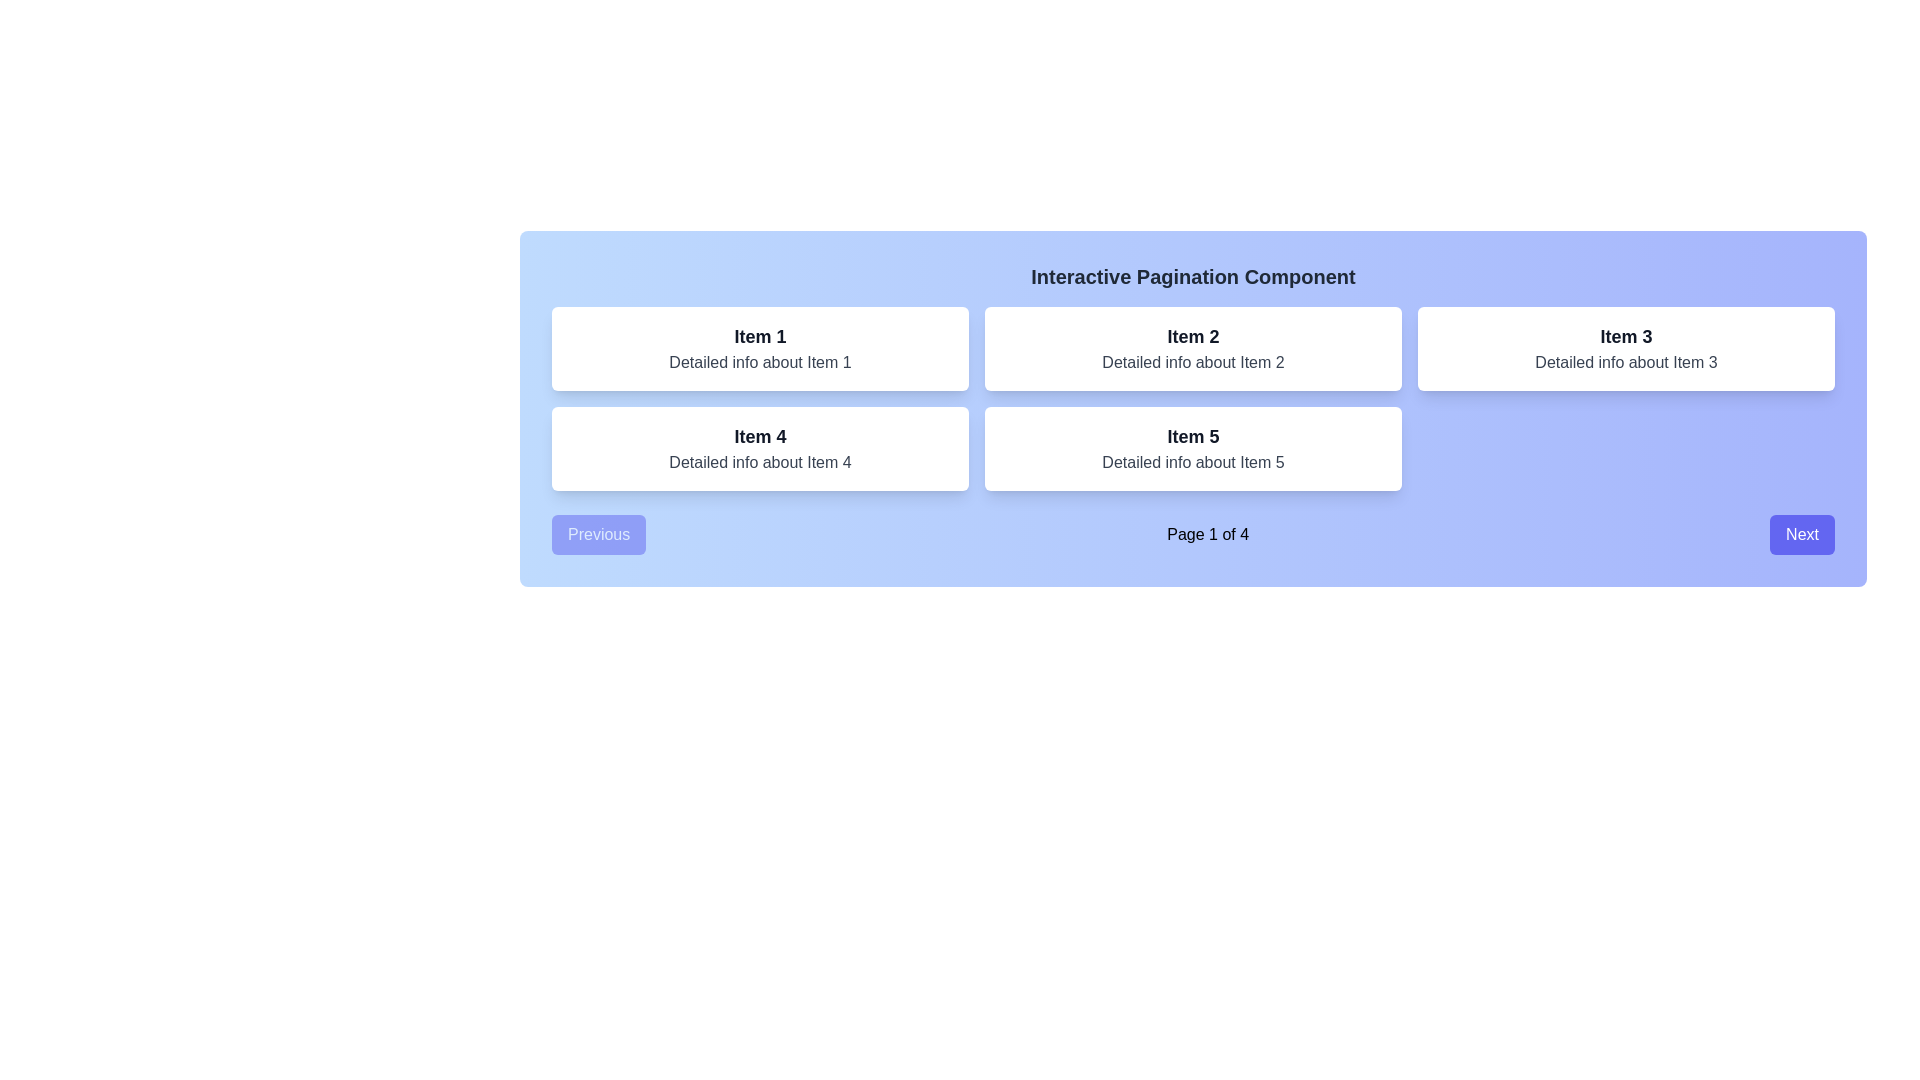 The image size is (1920, 1080). I want to click on the text label displaying 'Item 4', which is located at the left center of the second row in a grid of five containers, so click(759, 435).